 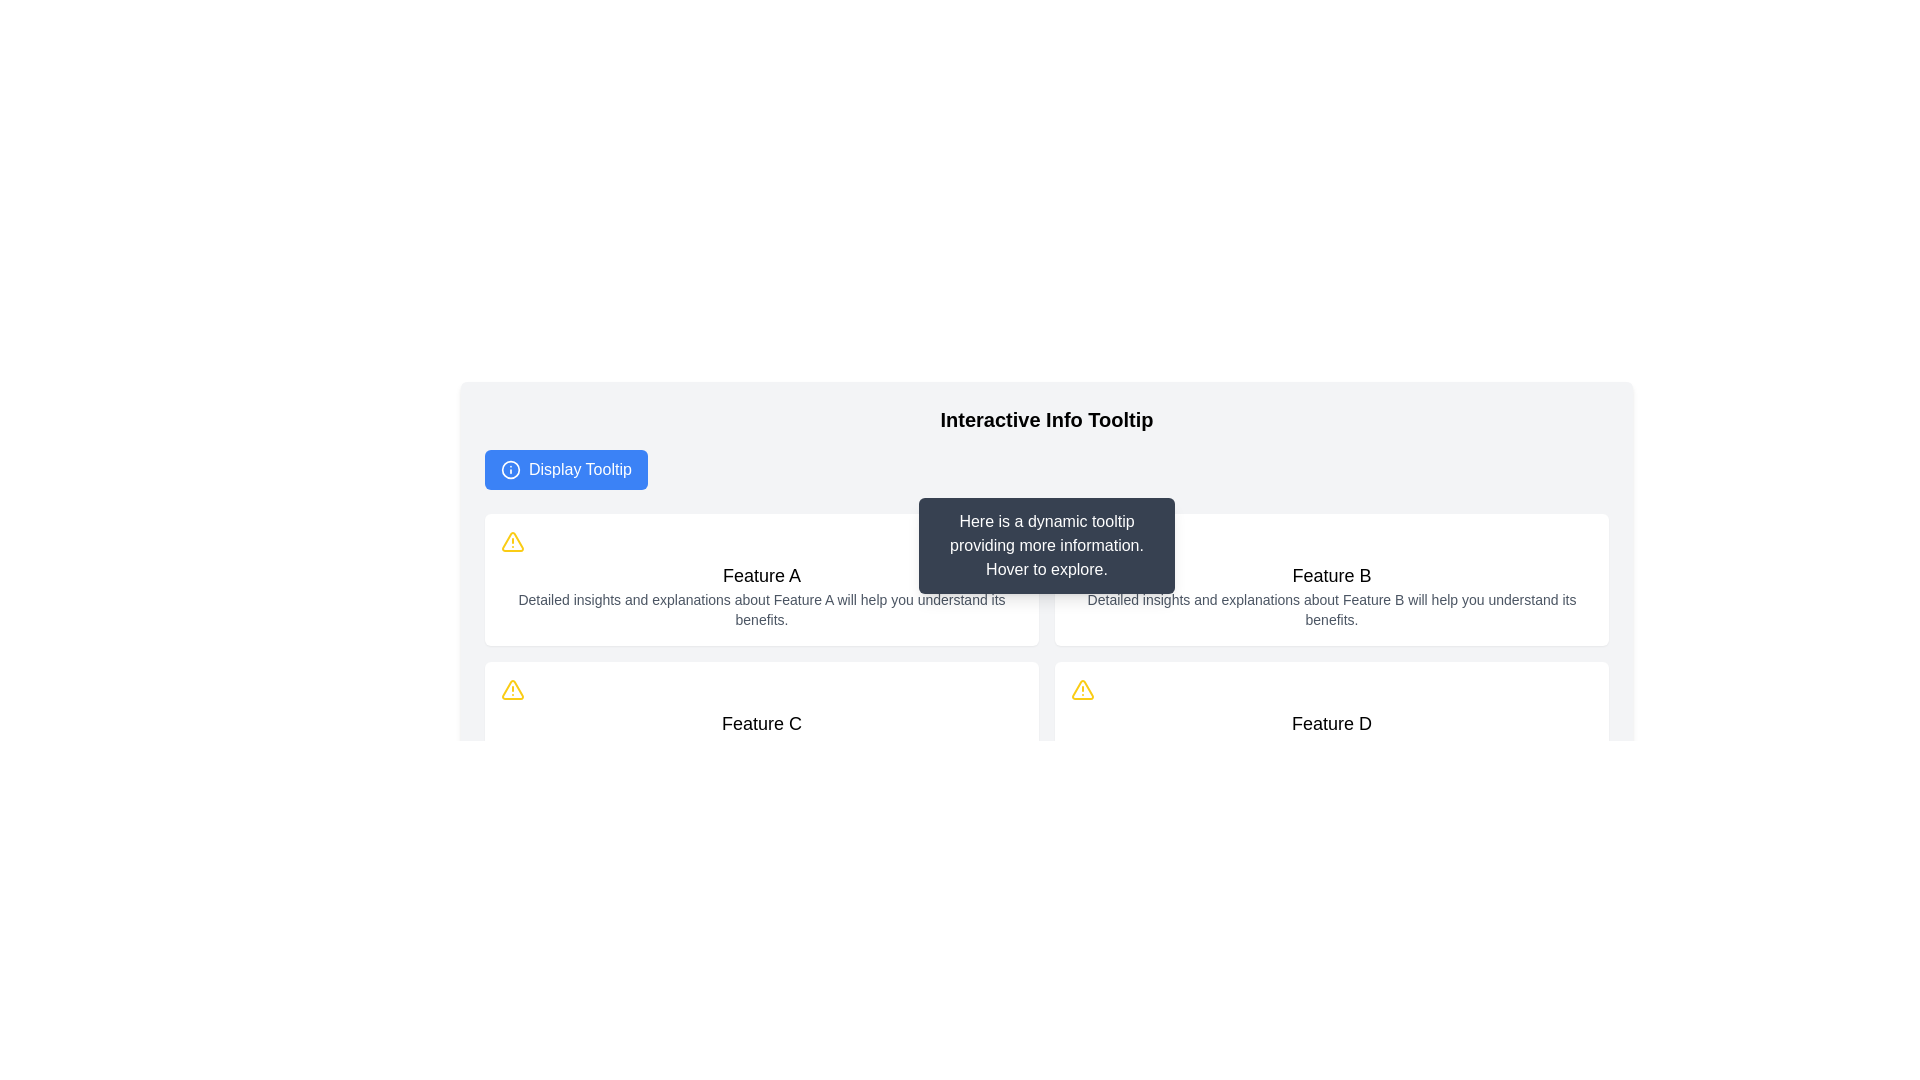 I want to click on the Text Label that serves as a heading for the section related to 'Feature C', located in the third column of a grid layout, so click(x=761, y=724).